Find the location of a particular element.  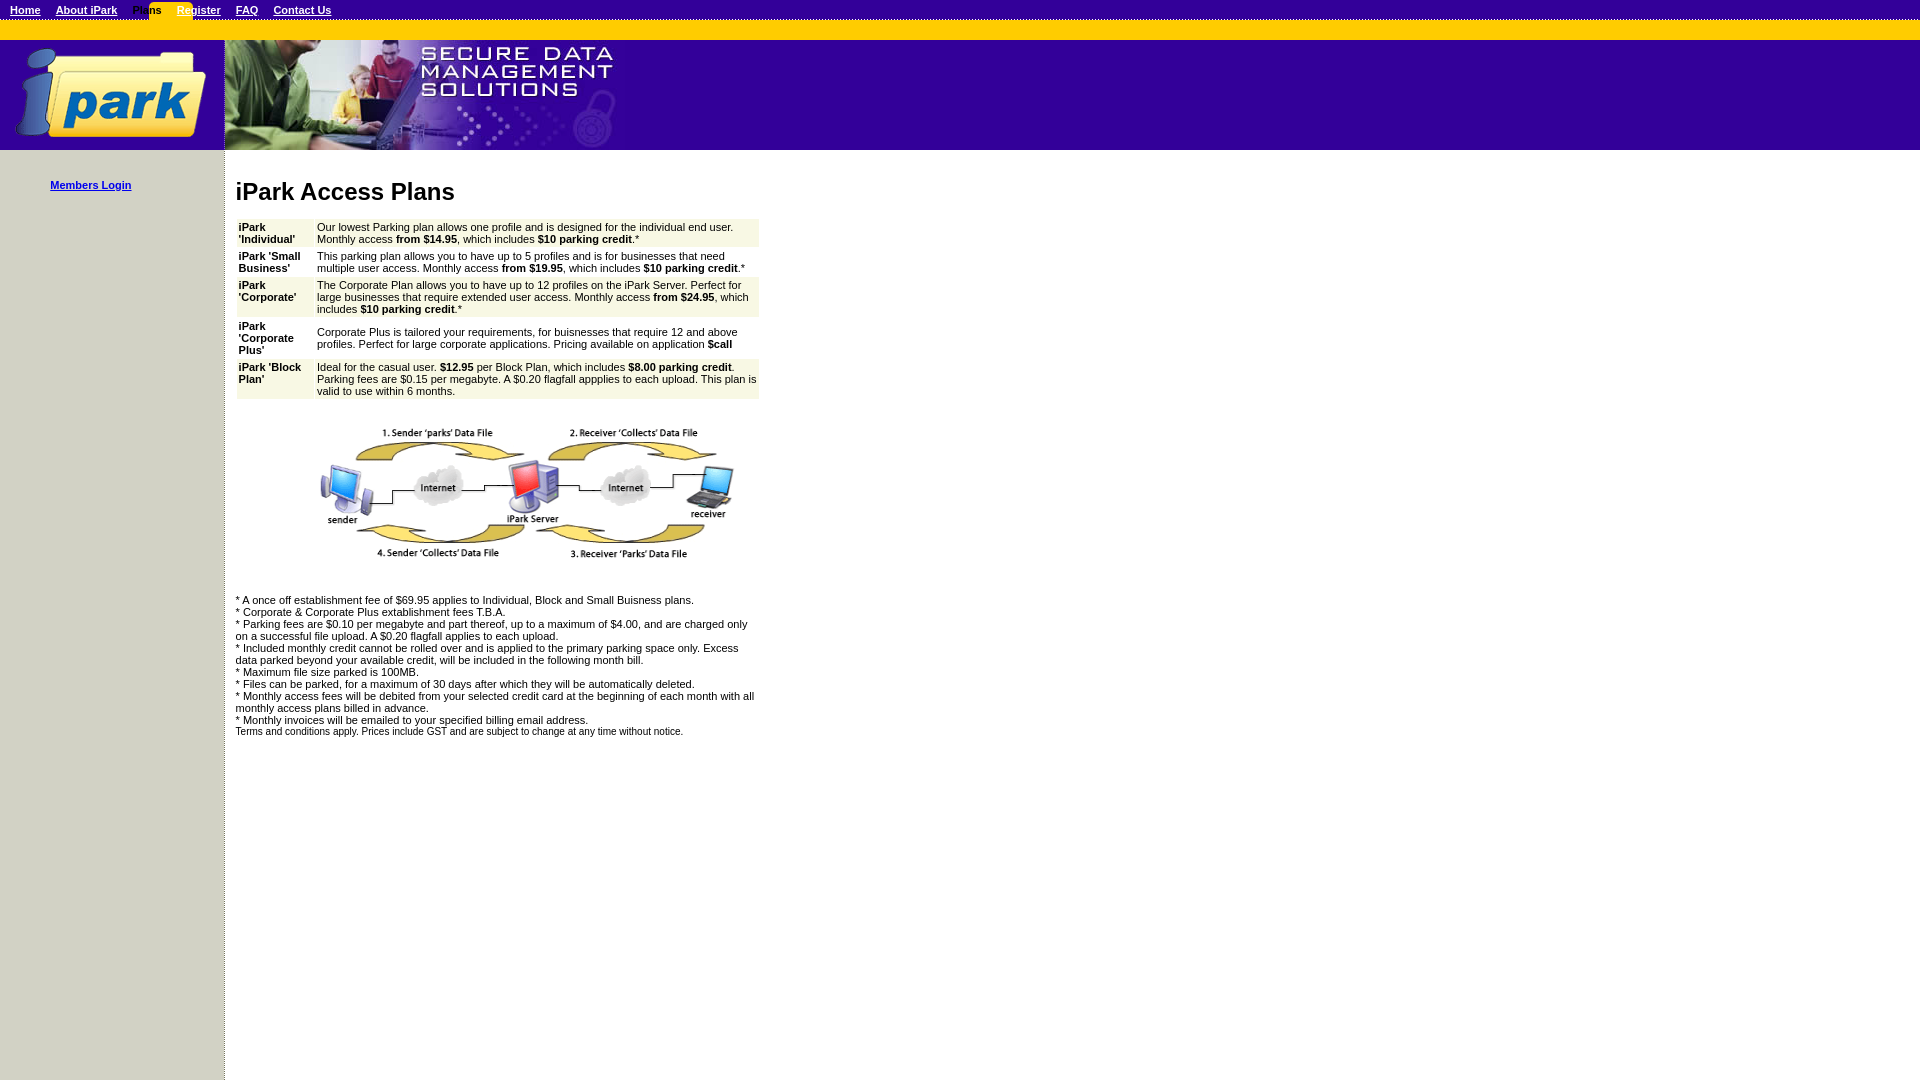

'Contact Us' is located at coordinates (272, 10).